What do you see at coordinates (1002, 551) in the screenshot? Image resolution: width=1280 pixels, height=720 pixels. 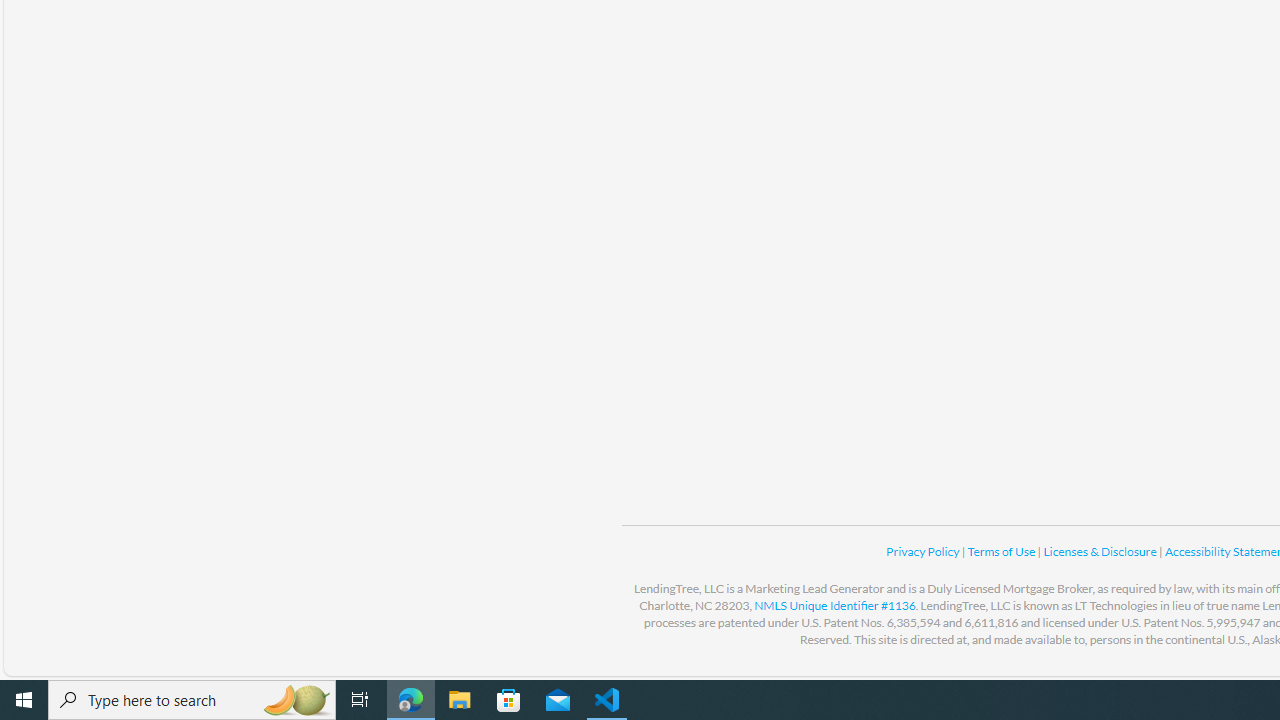 I see `'Terms of Use '` at bounding box center [1002, 551].